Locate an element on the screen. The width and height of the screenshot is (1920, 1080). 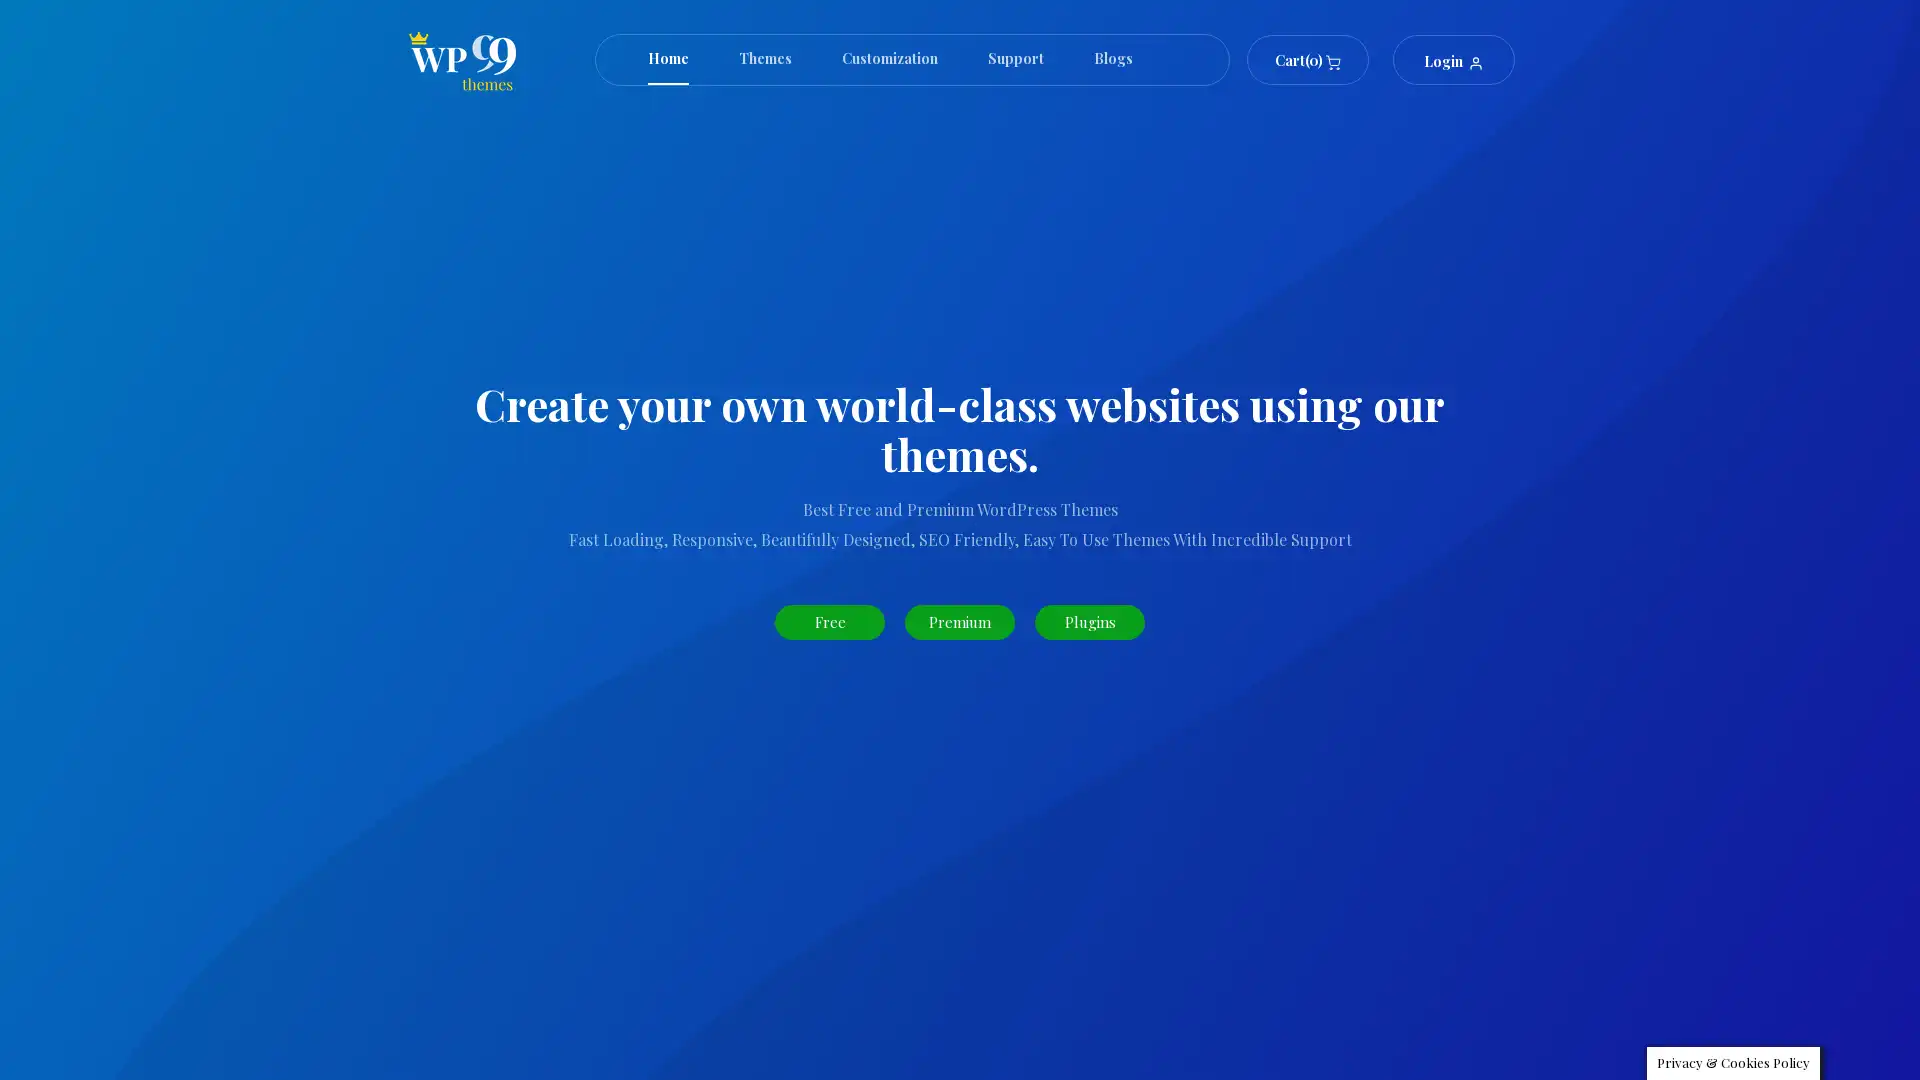
Search is located at coordinates (1295, 705).